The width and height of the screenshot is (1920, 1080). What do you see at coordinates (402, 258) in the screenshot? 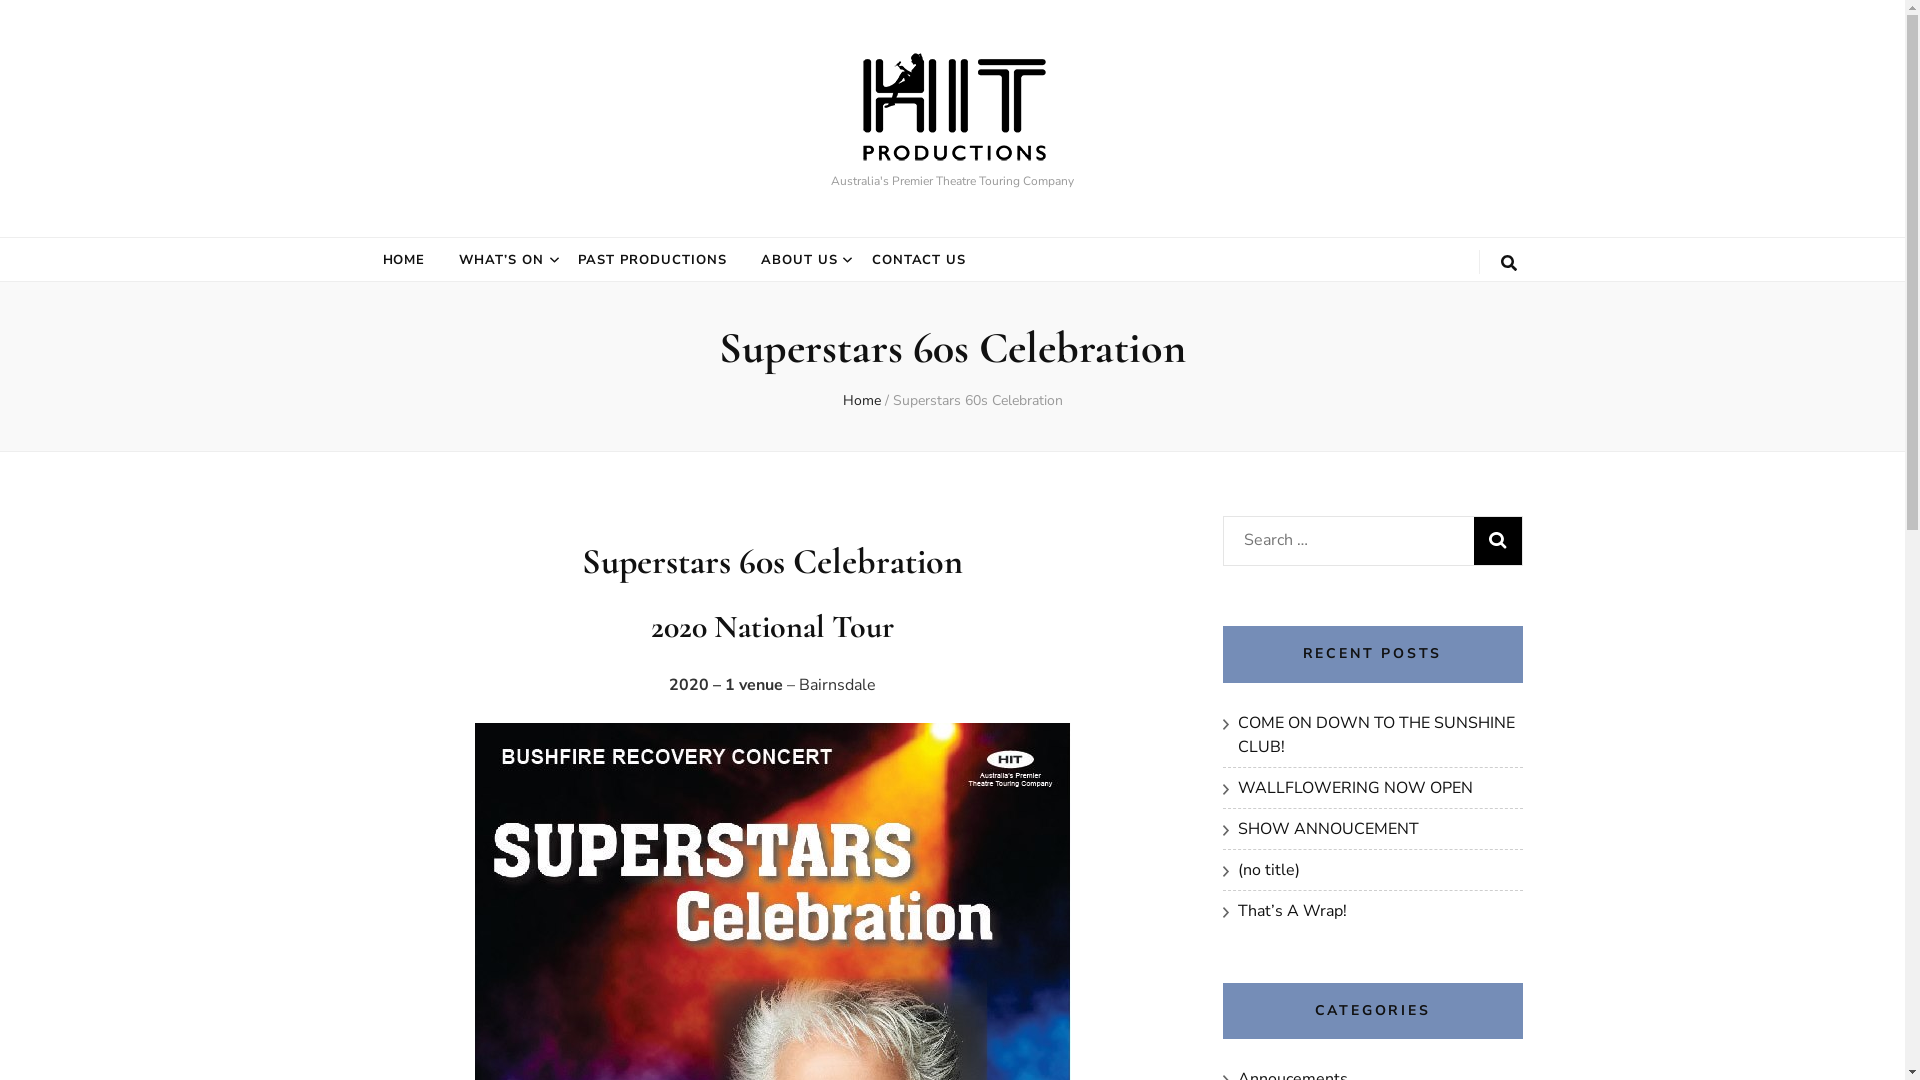
I see `'HOME'` at bounding box center [402, 258].